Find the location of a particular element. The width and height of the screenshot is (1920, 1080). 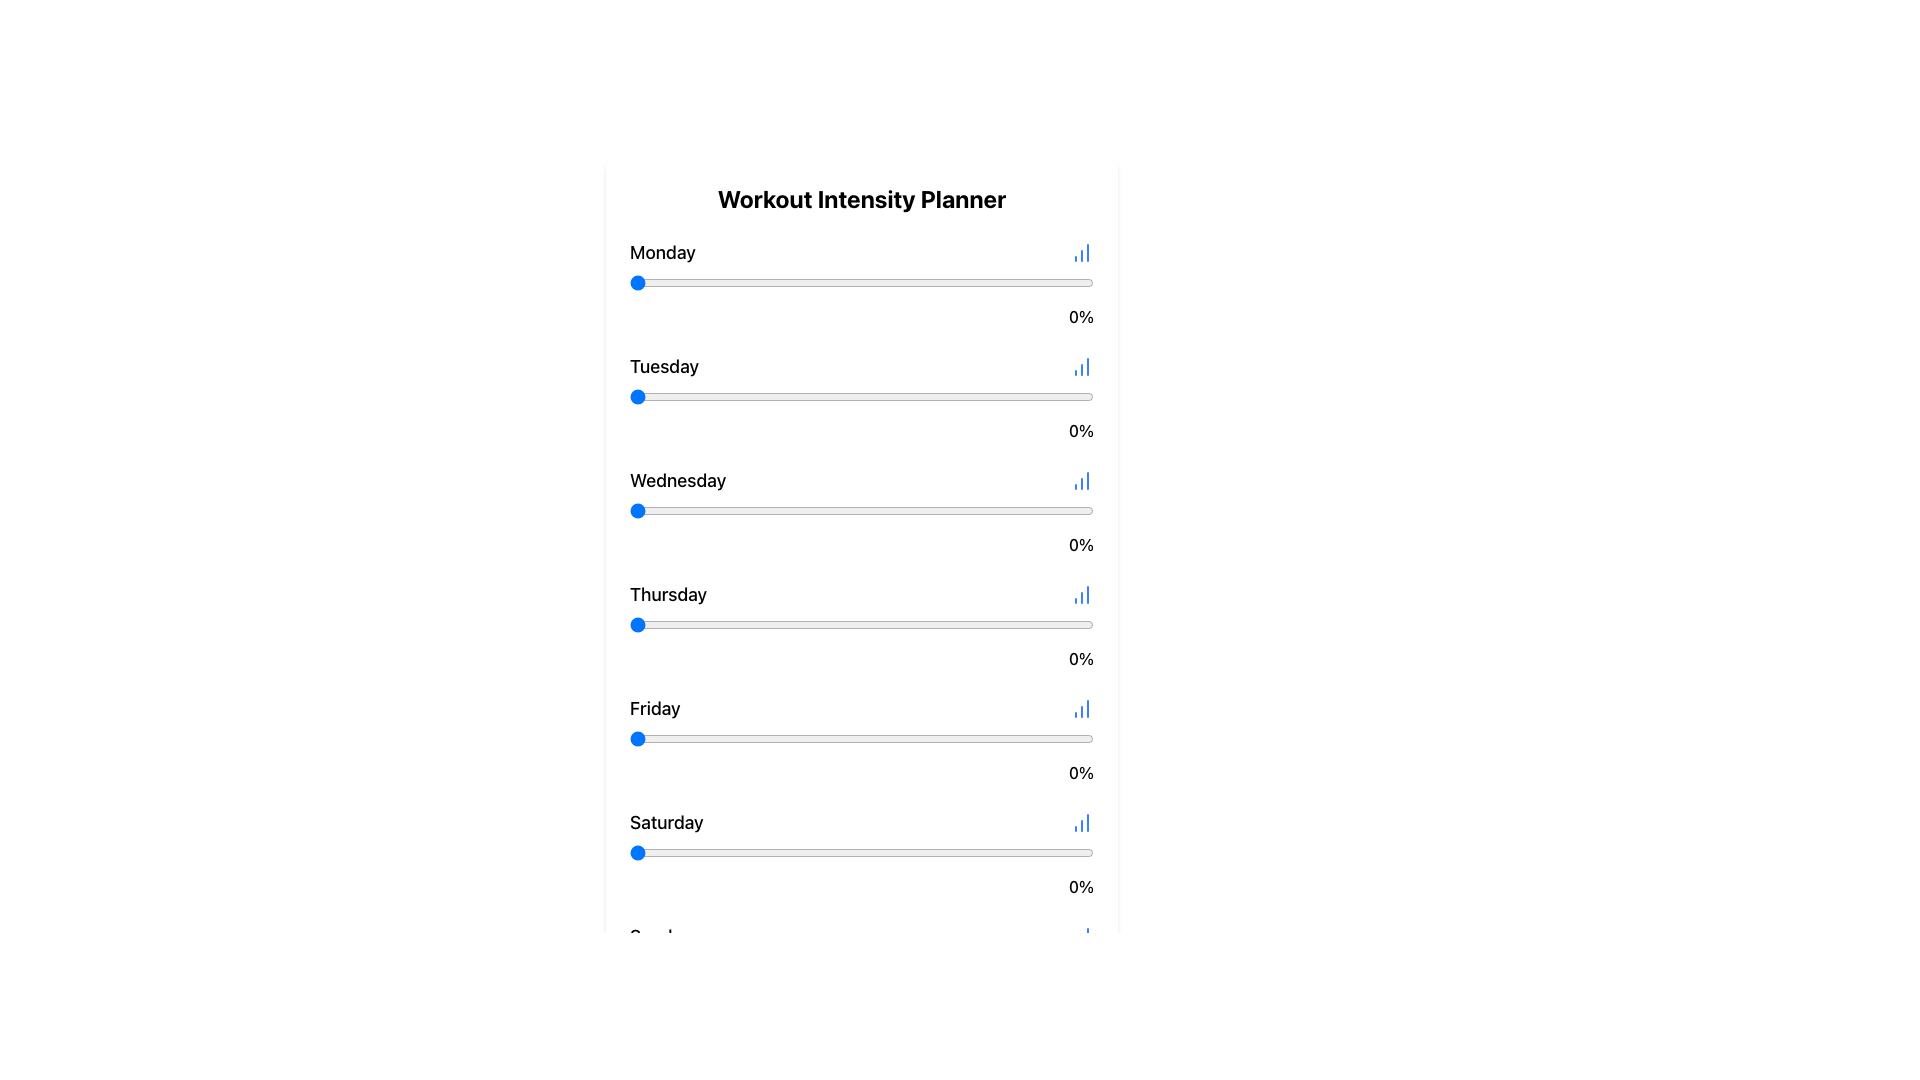

Monday's intensity is located at coordinates (1029, 282).